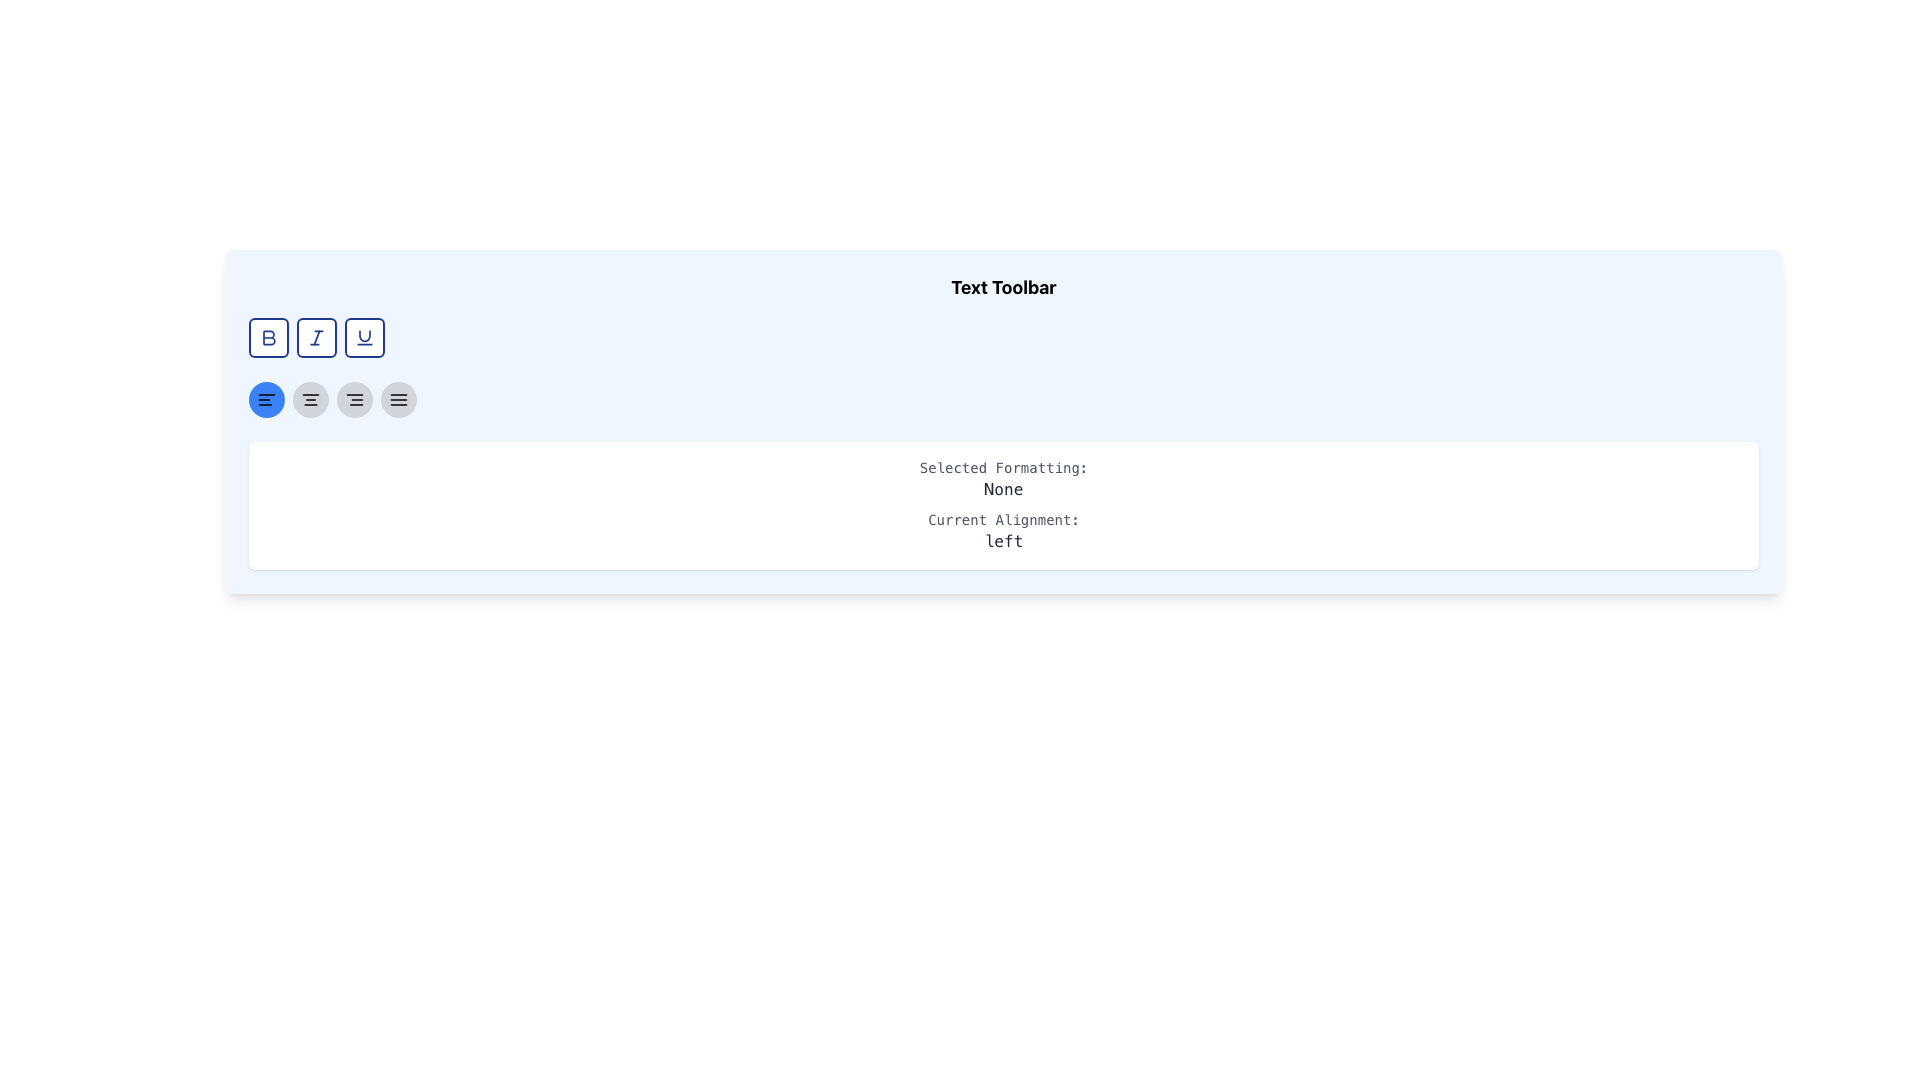  I want to click on the italic formatting option represented by a small, italicized 'I' icon in the toolbar for keyboard navigation, so click(315, 337).